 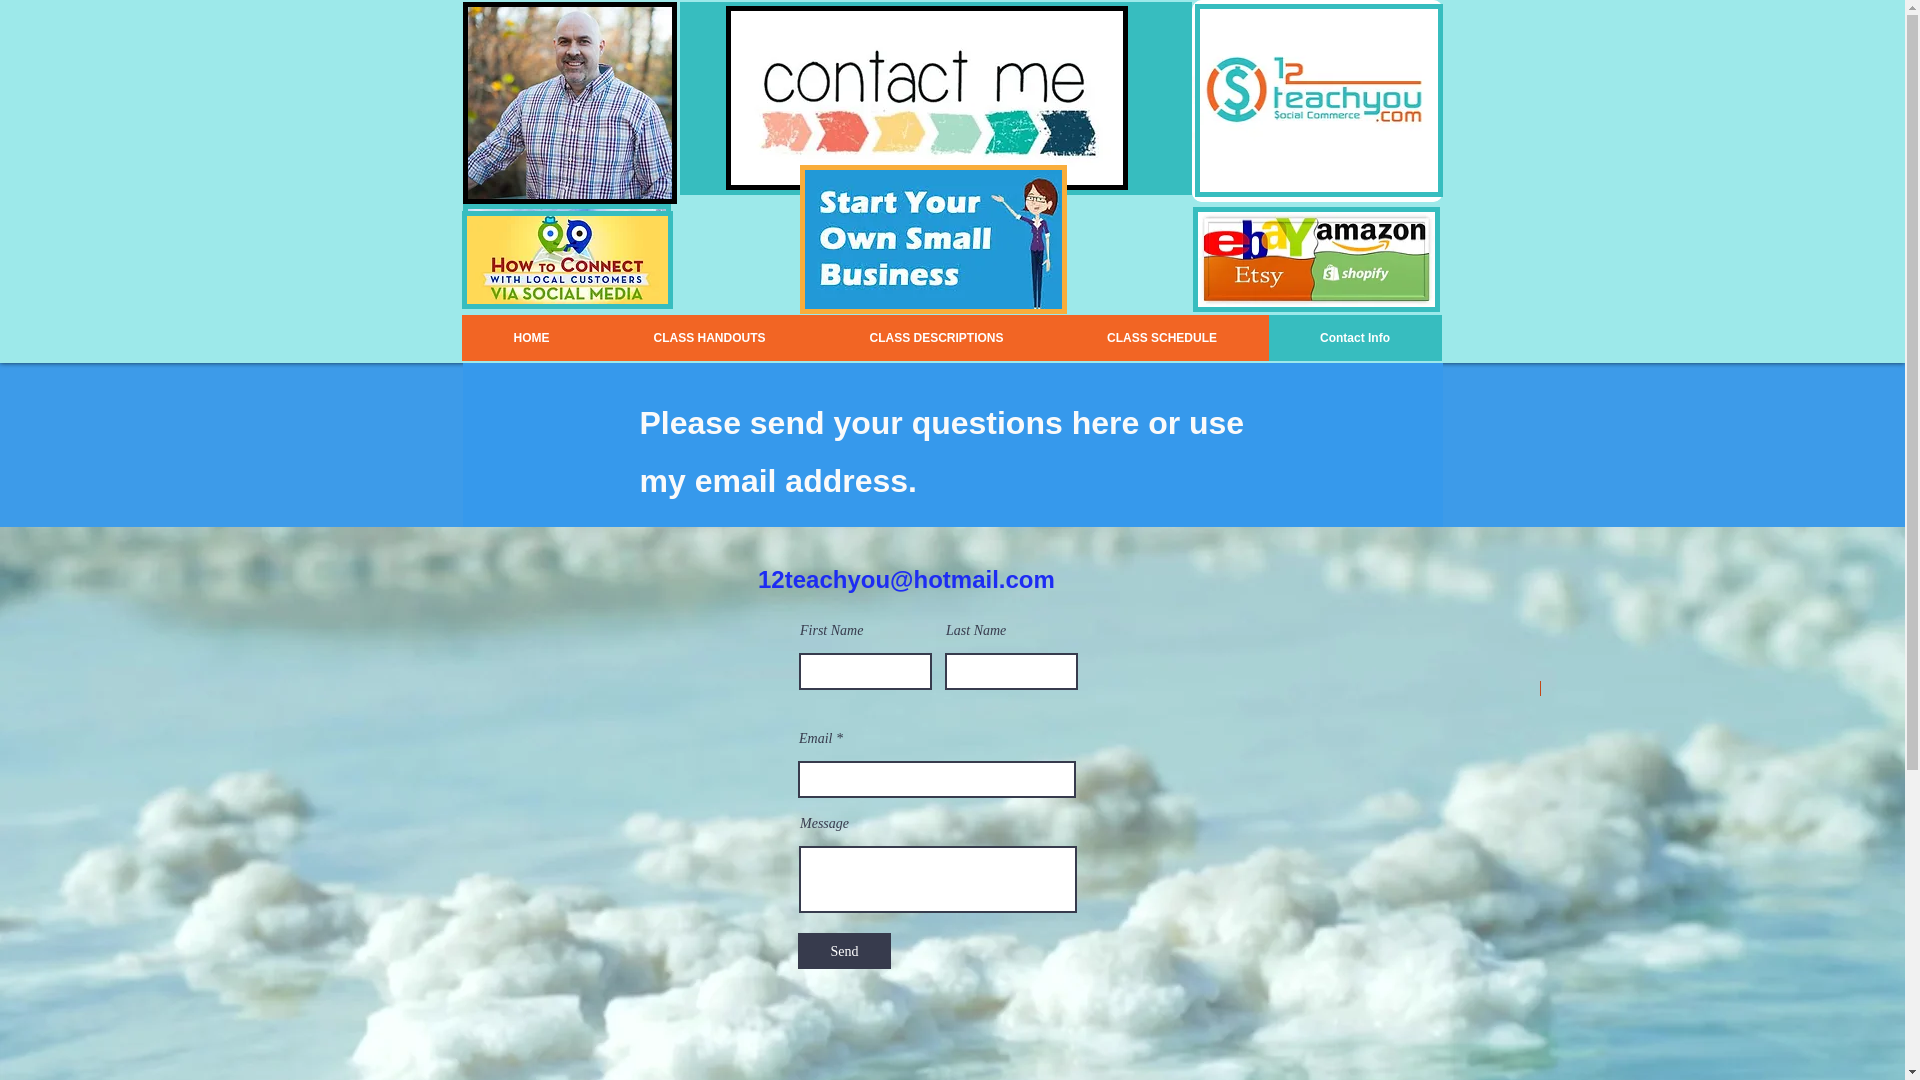 I want to click on 'CLASS SCHEDULE', so click(x=1162, y=337).